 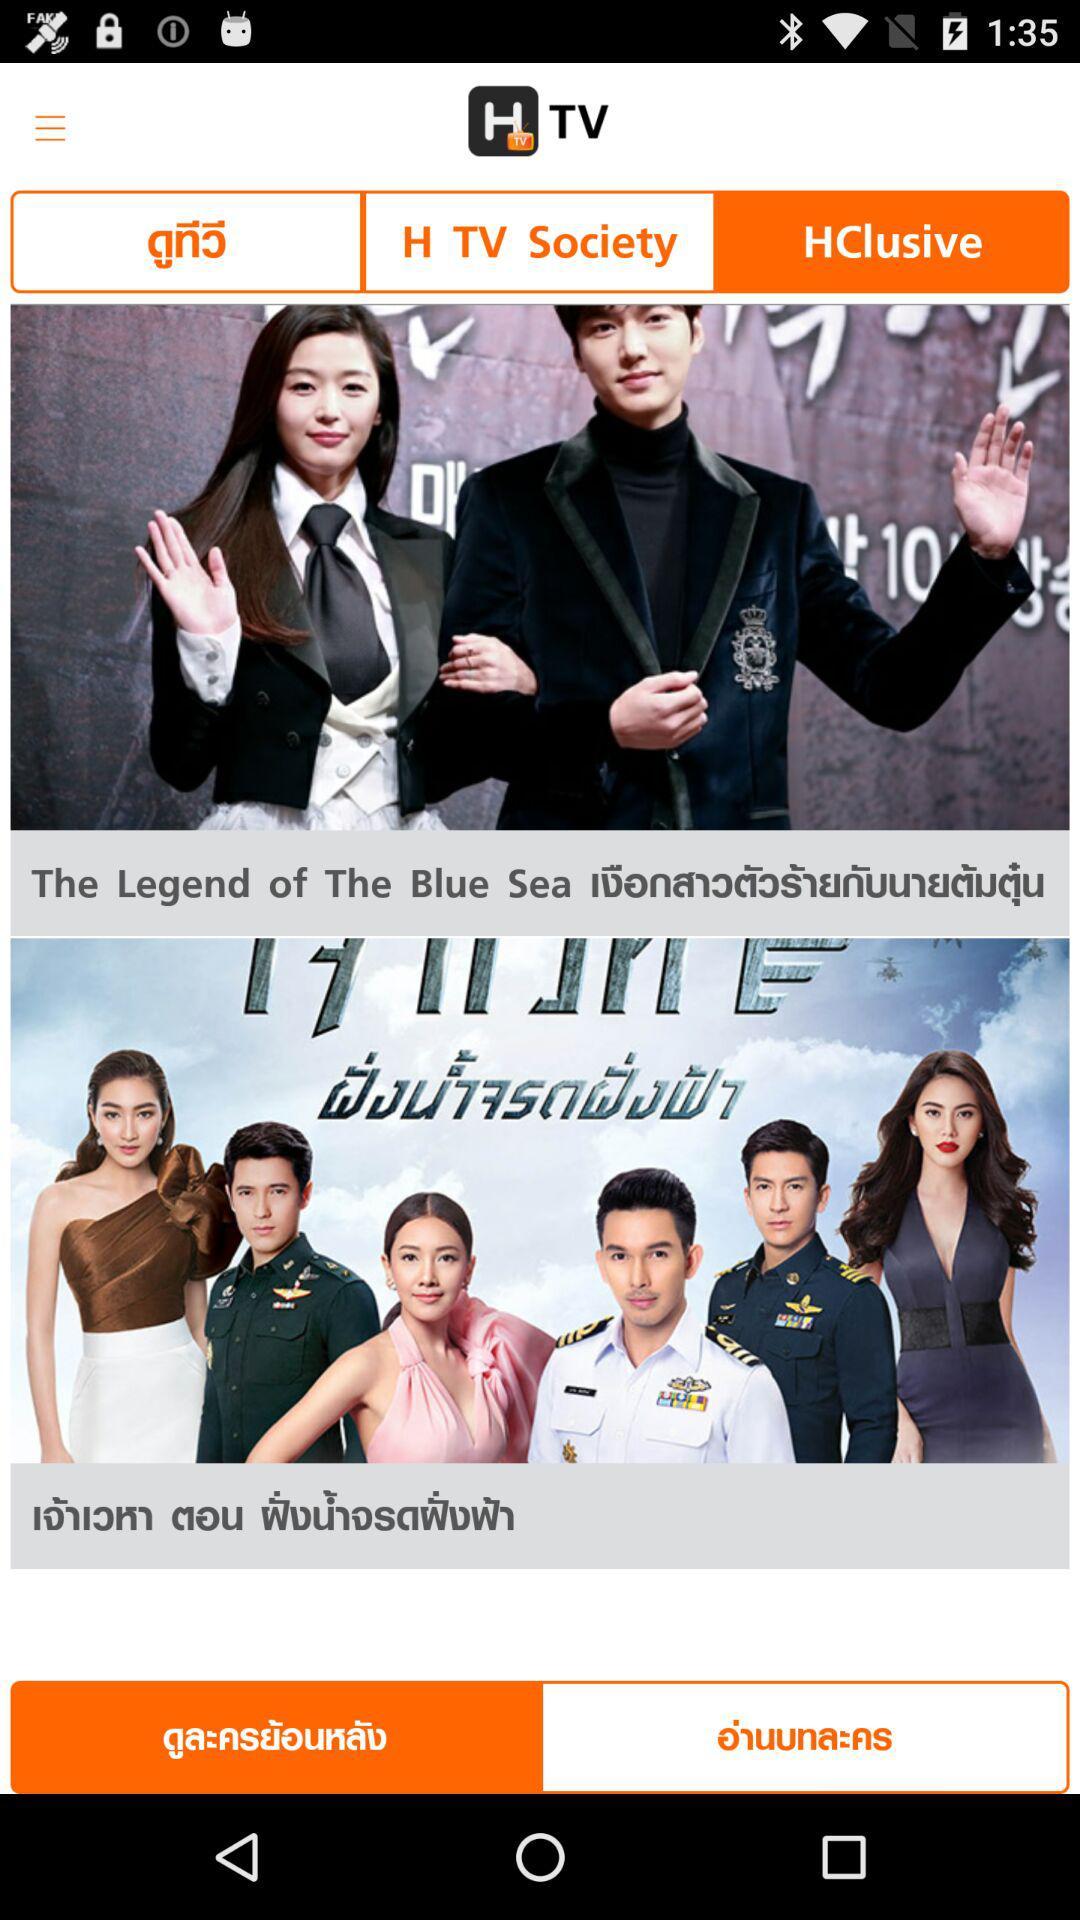 I want to click on the menu icon, so click(x=43, y=128).